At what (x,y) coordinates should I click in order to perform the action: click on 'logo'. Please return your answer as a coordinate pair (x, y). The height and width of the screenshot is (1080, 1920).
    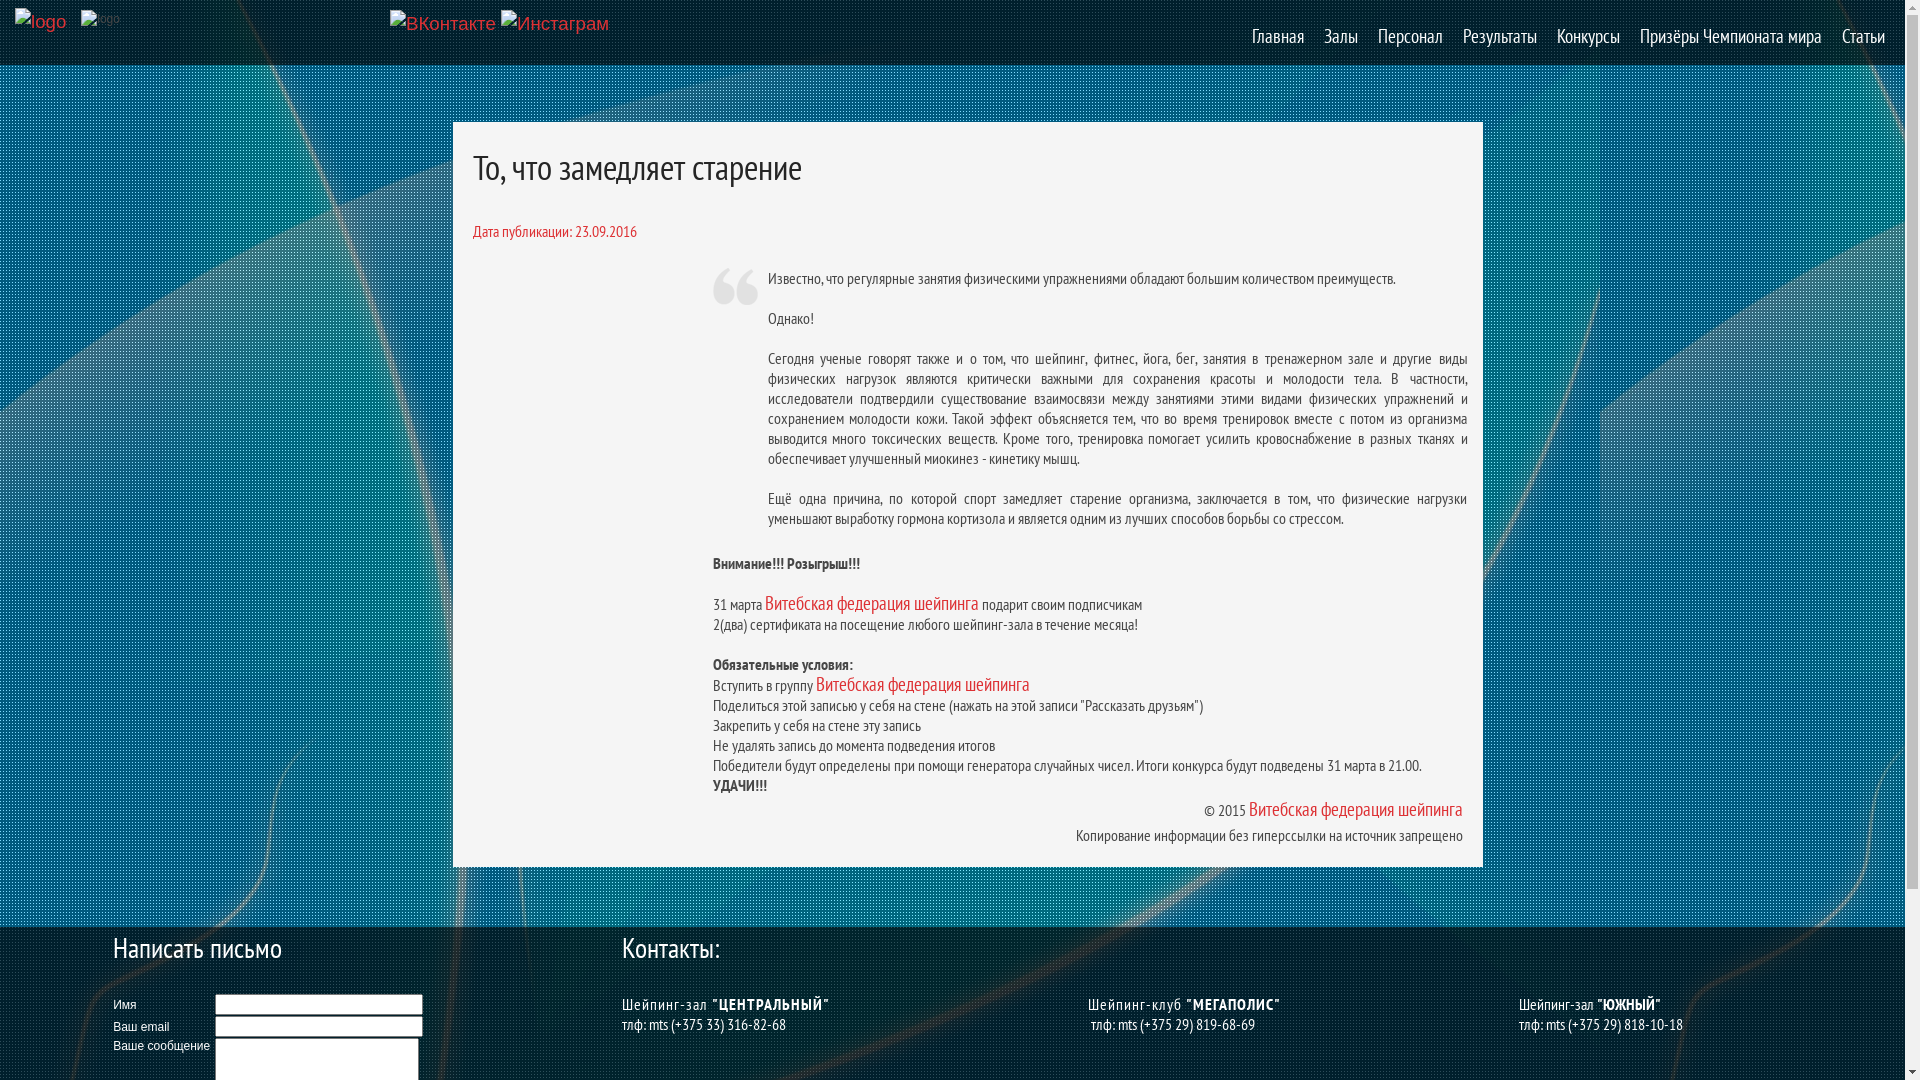
    Looking at the image, I should click on (14, 22).